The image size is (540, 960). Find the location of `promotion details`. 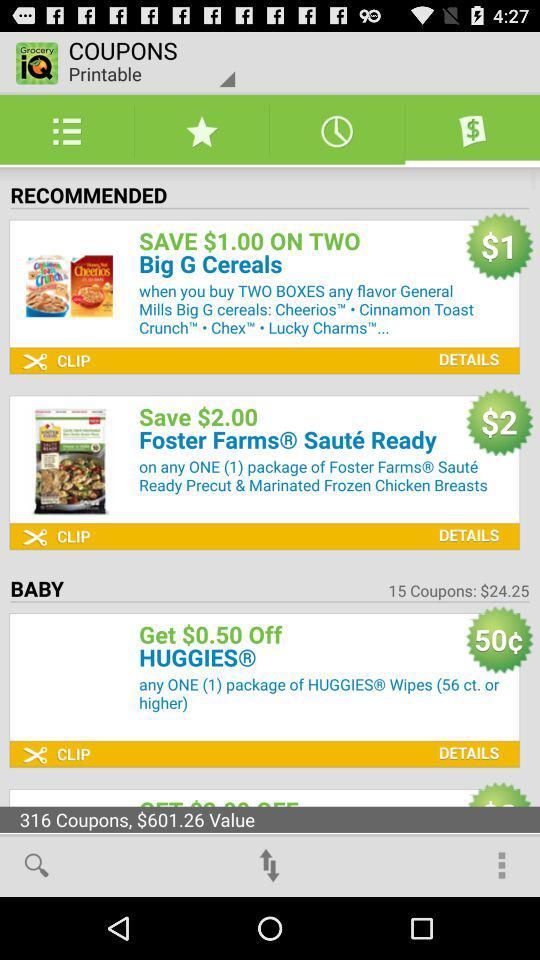

promotion details is located at coordinates (464, 344).